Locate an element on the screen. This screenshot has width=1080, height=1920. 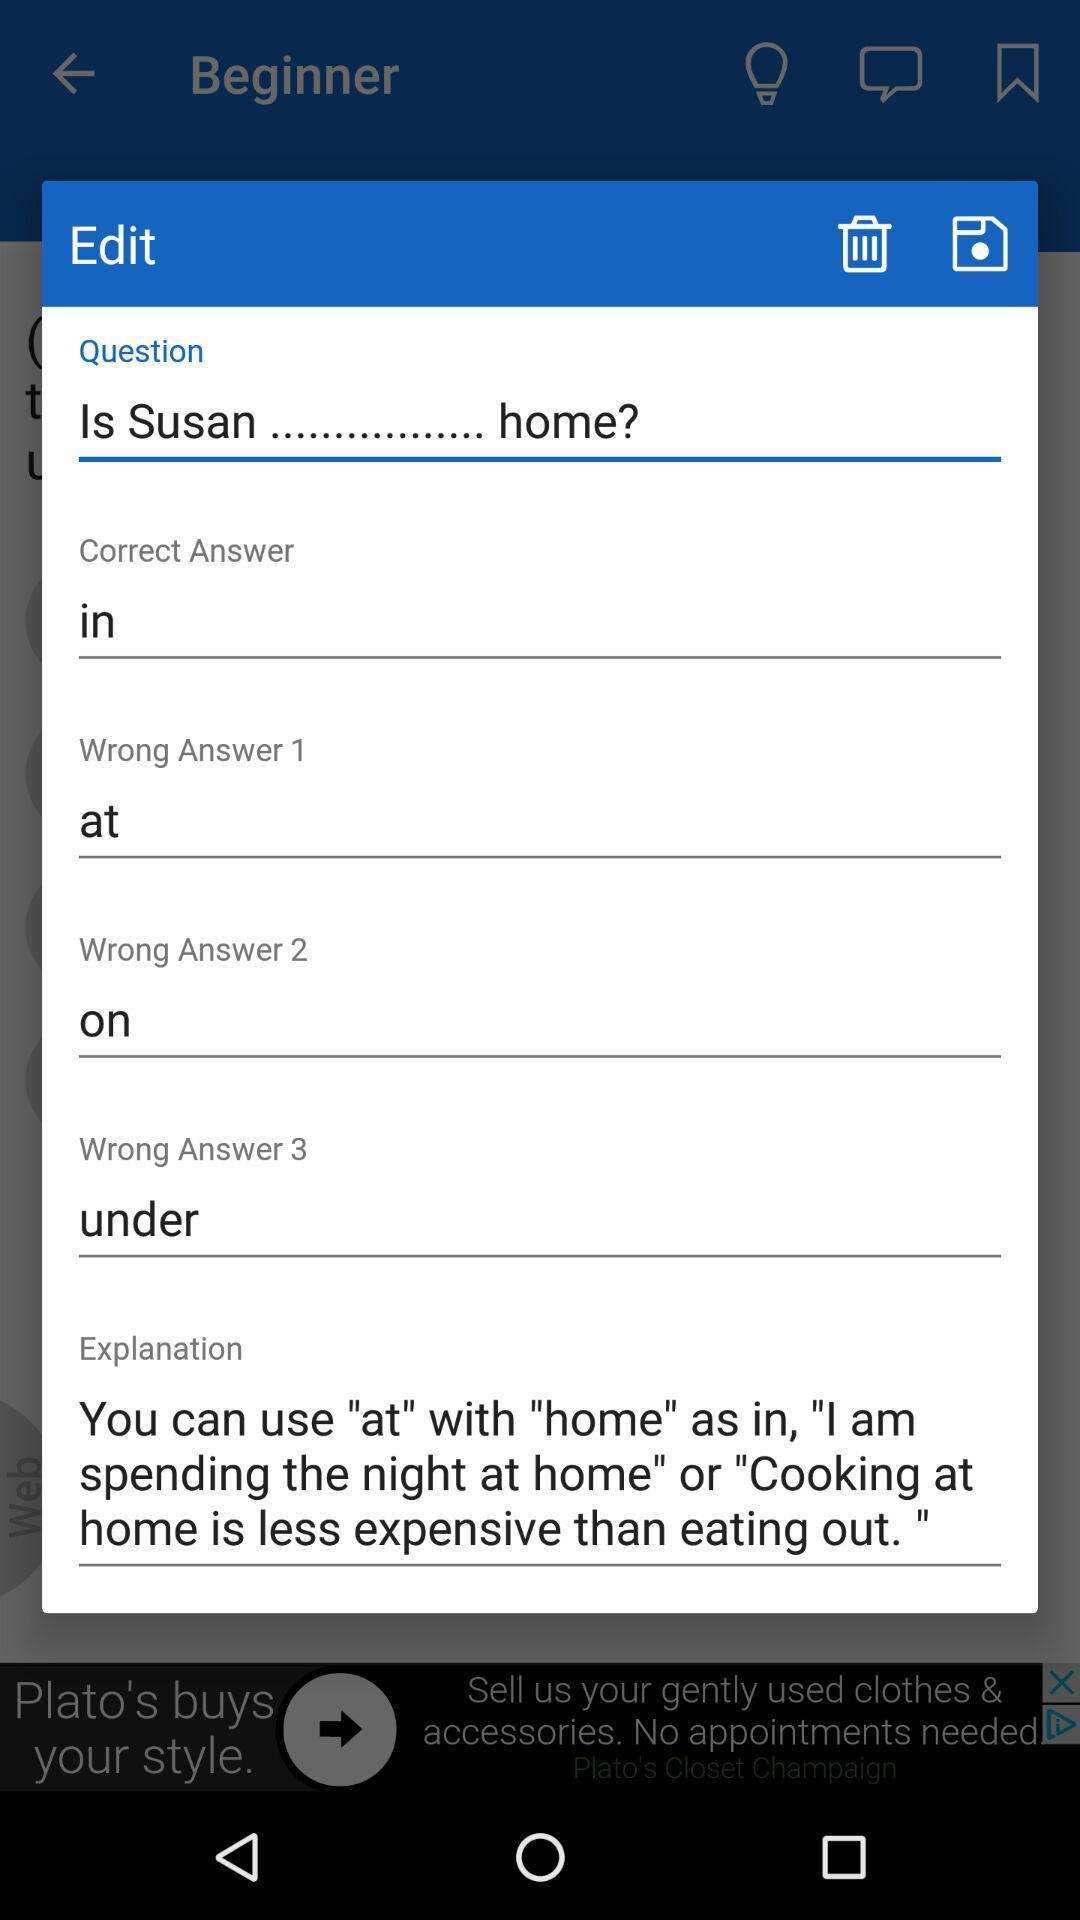
information is located at coordinates (979, 242).